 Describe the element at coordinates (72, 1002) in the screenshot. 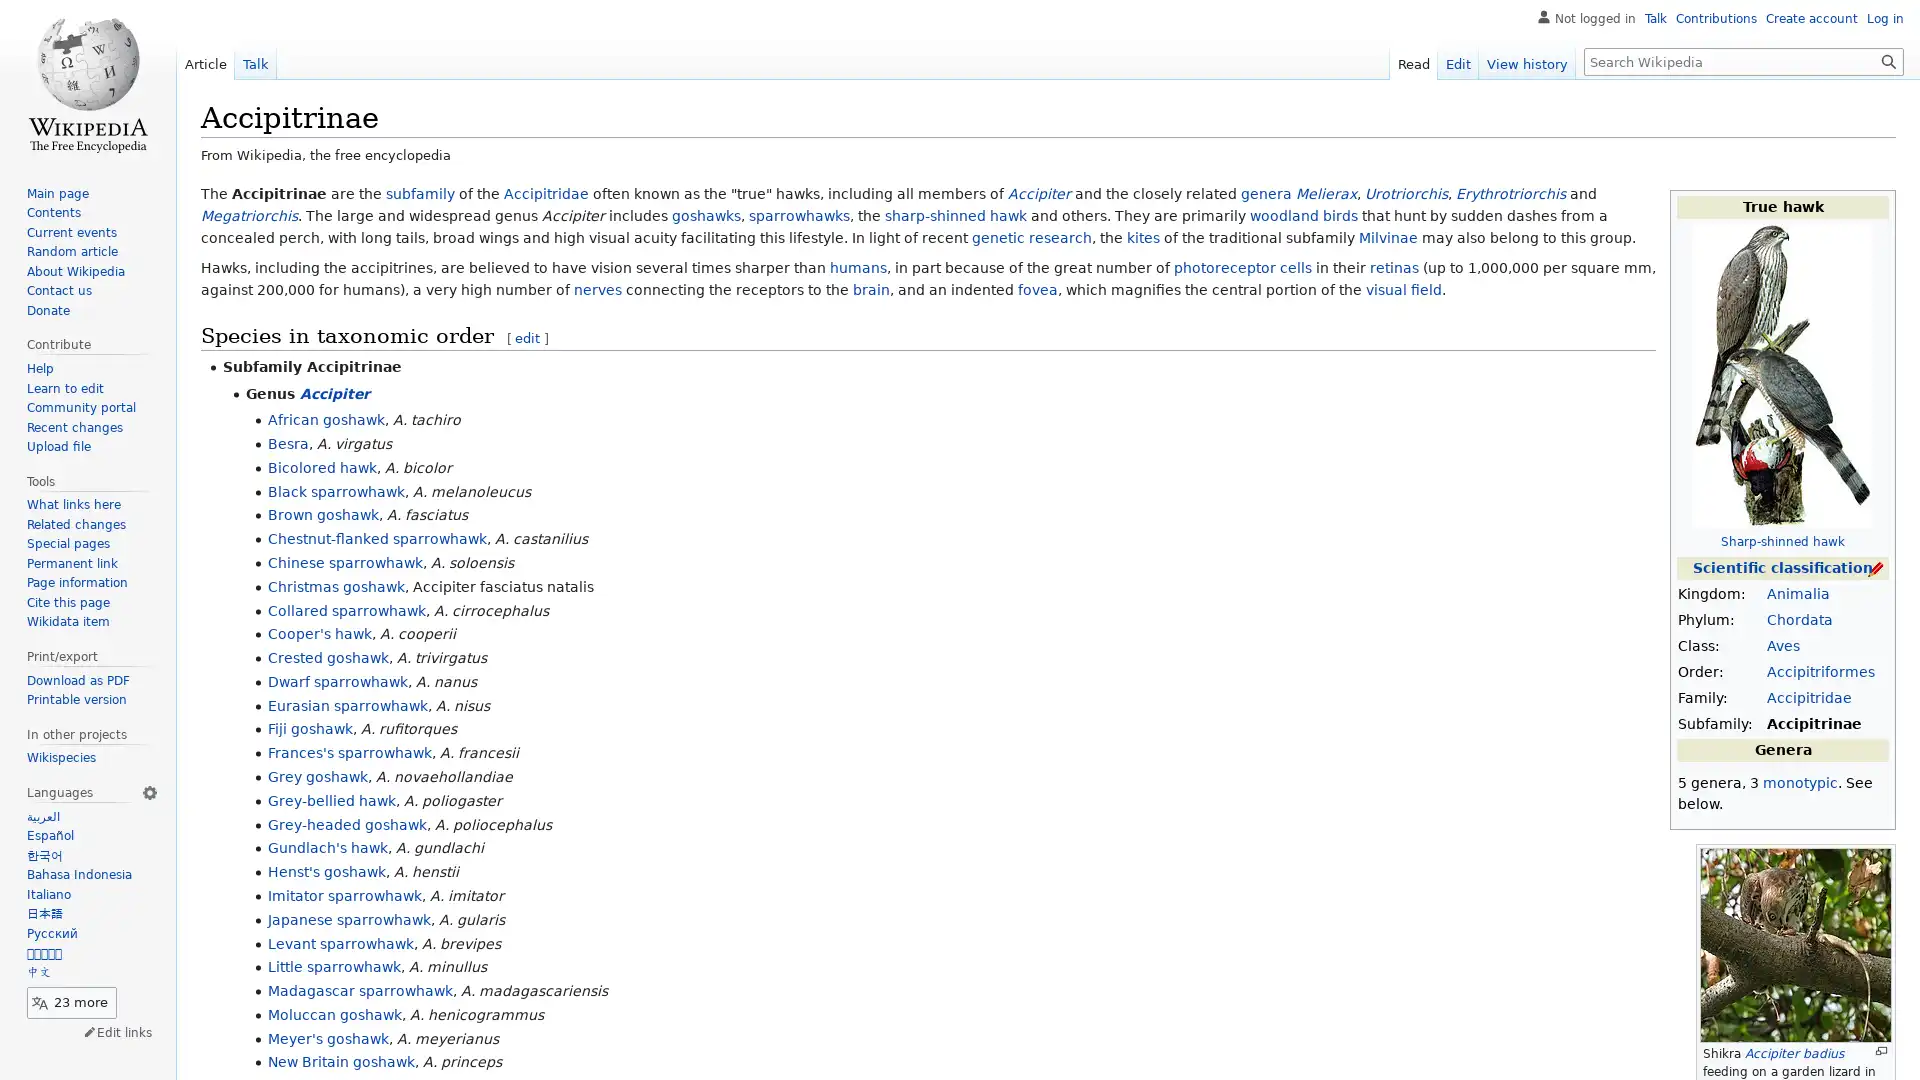

I see `23 more` at that location.